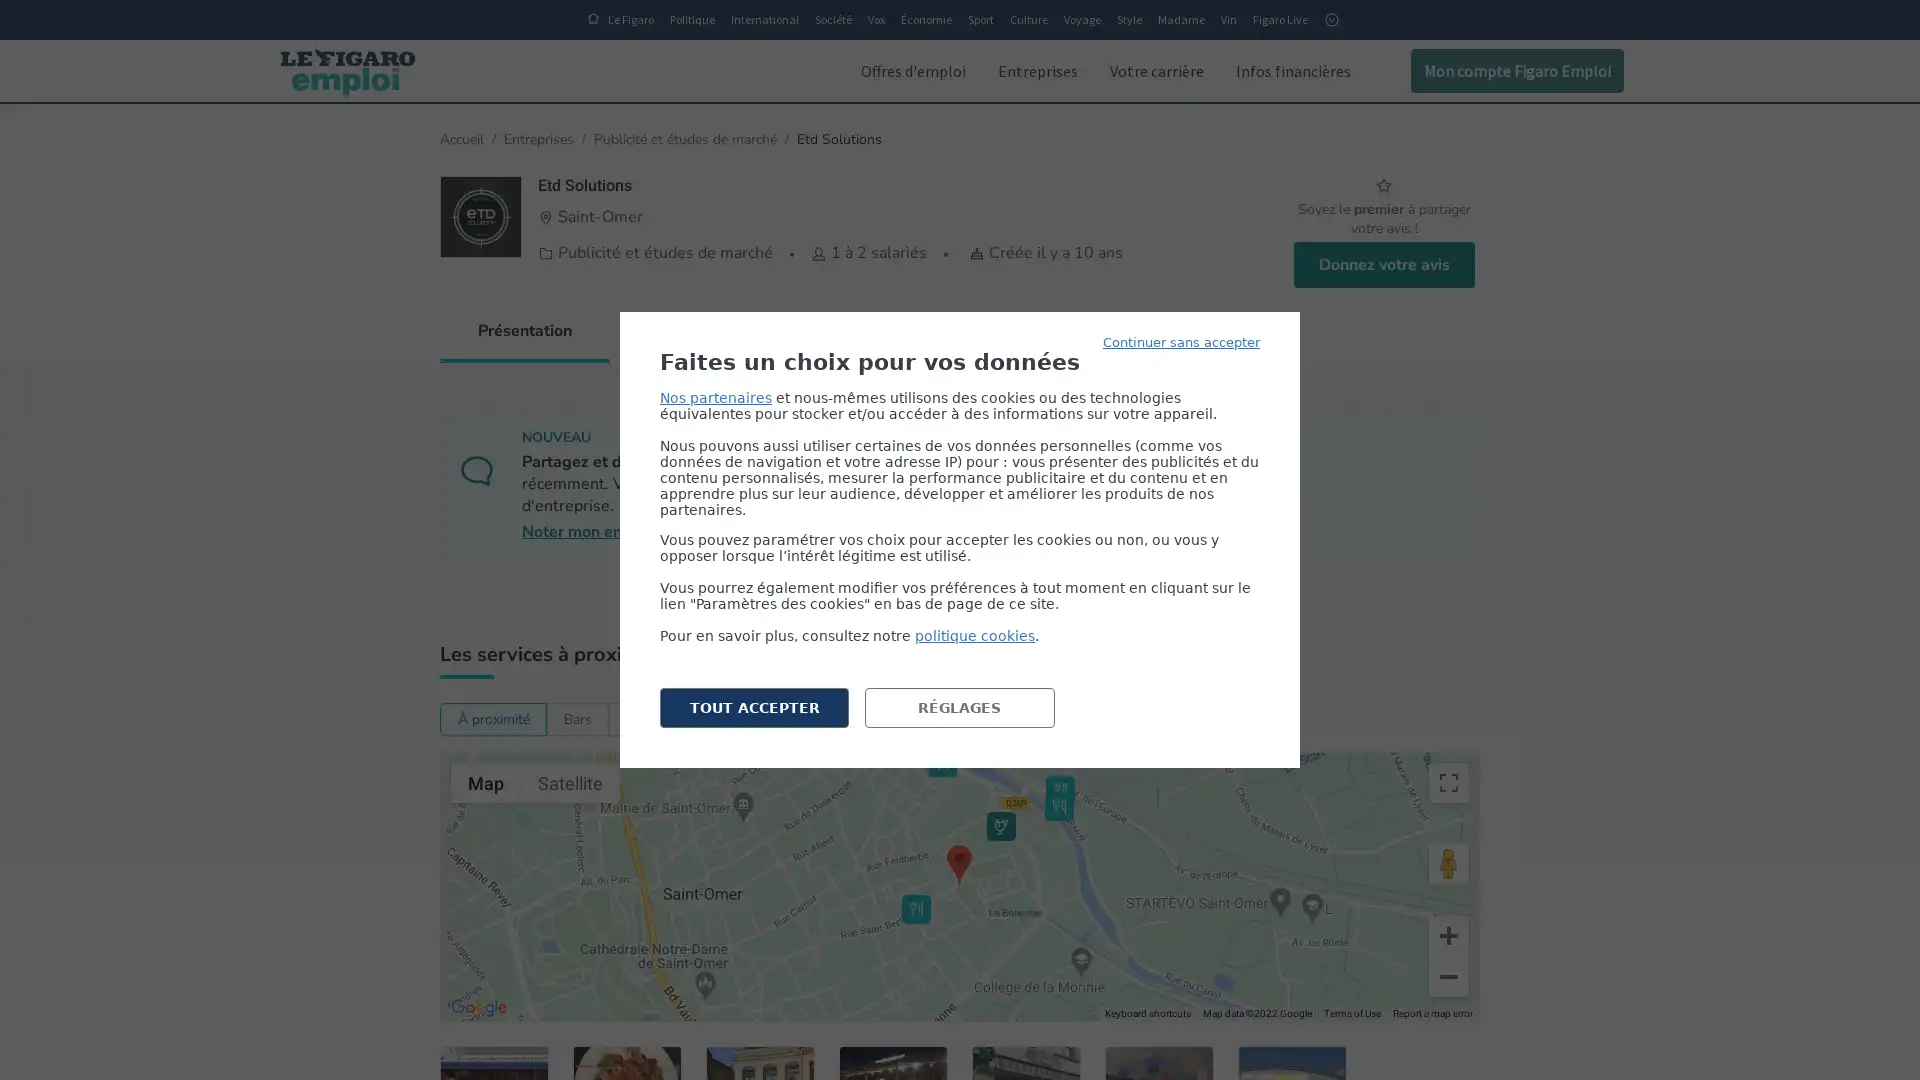  I want to click on Harmony, so click(1071, 1060).